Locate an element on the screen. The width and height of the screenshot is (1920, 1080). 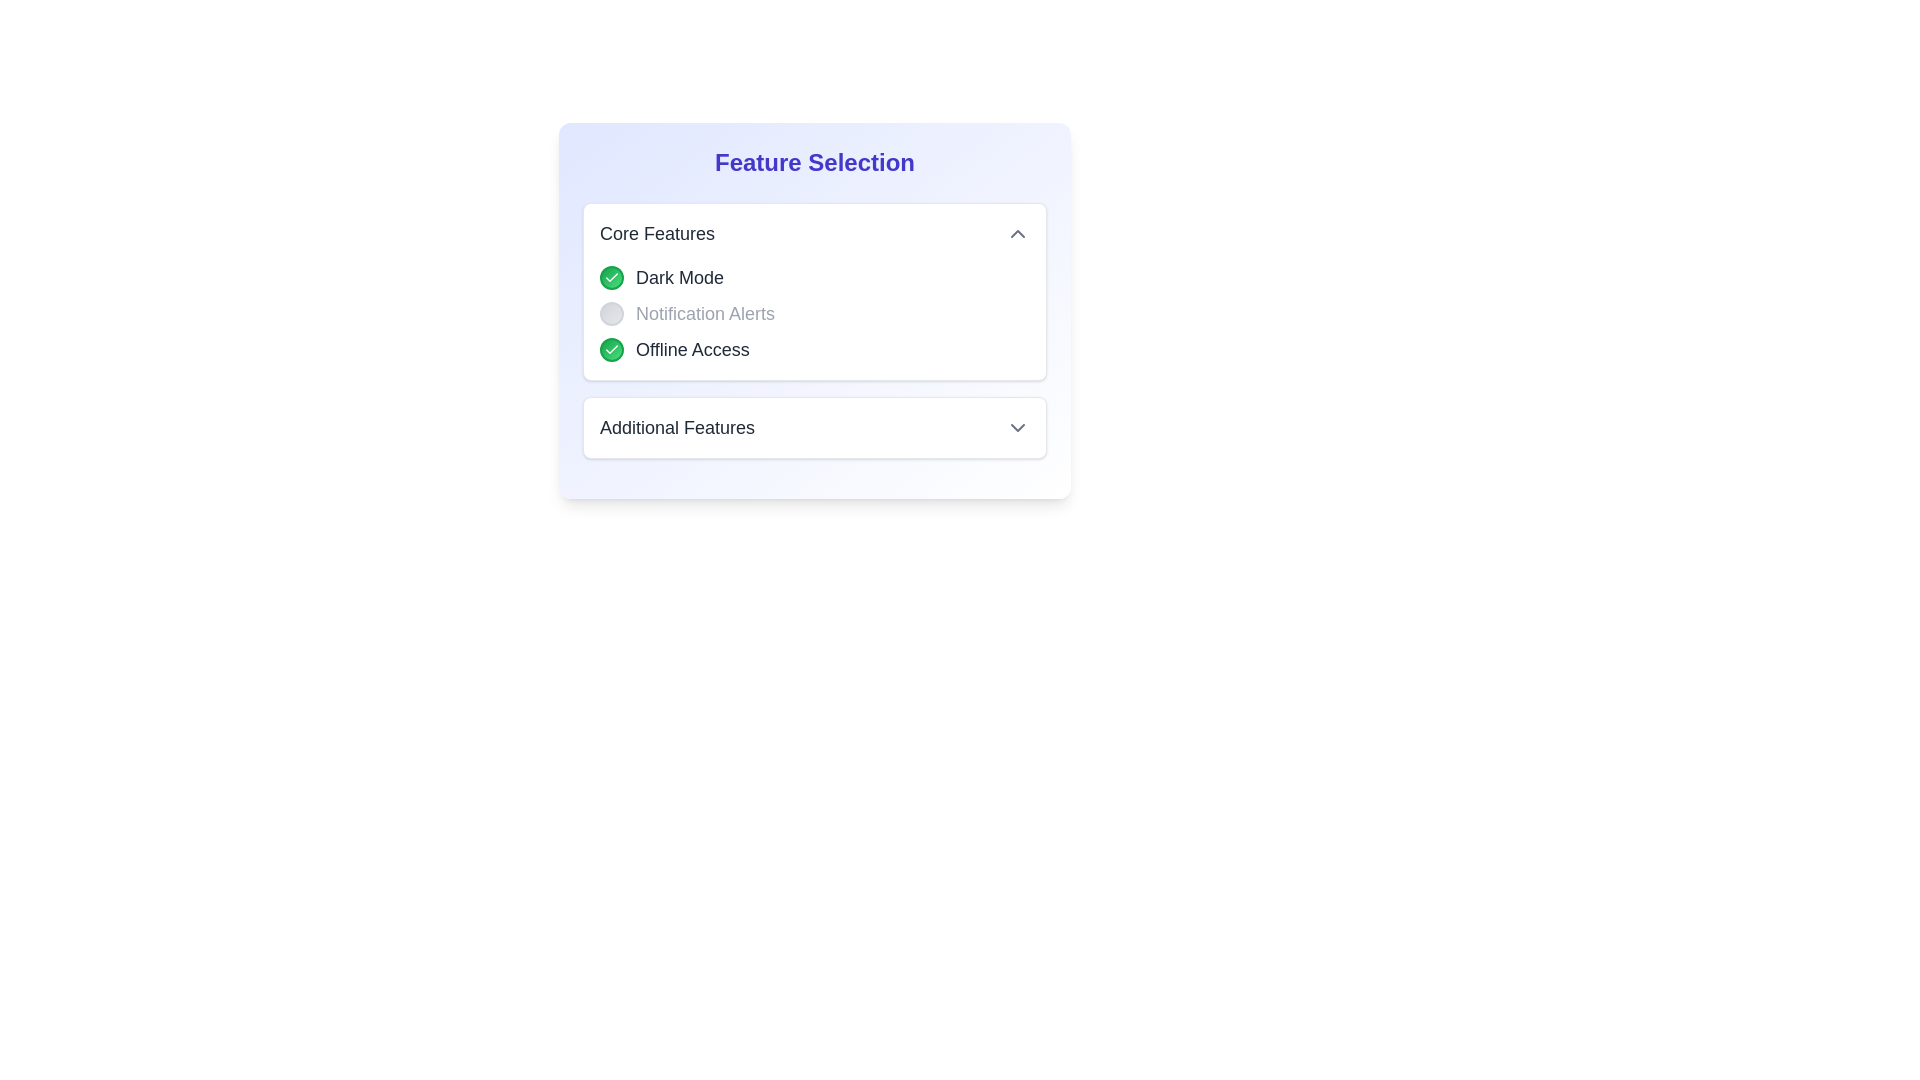
text label that serves as a heading for the expandable section in the 'Feature Selection' box, located at the bottom of the box and centrally aligned with a chevron-down icon on its right is located at coordinates (677, 427).